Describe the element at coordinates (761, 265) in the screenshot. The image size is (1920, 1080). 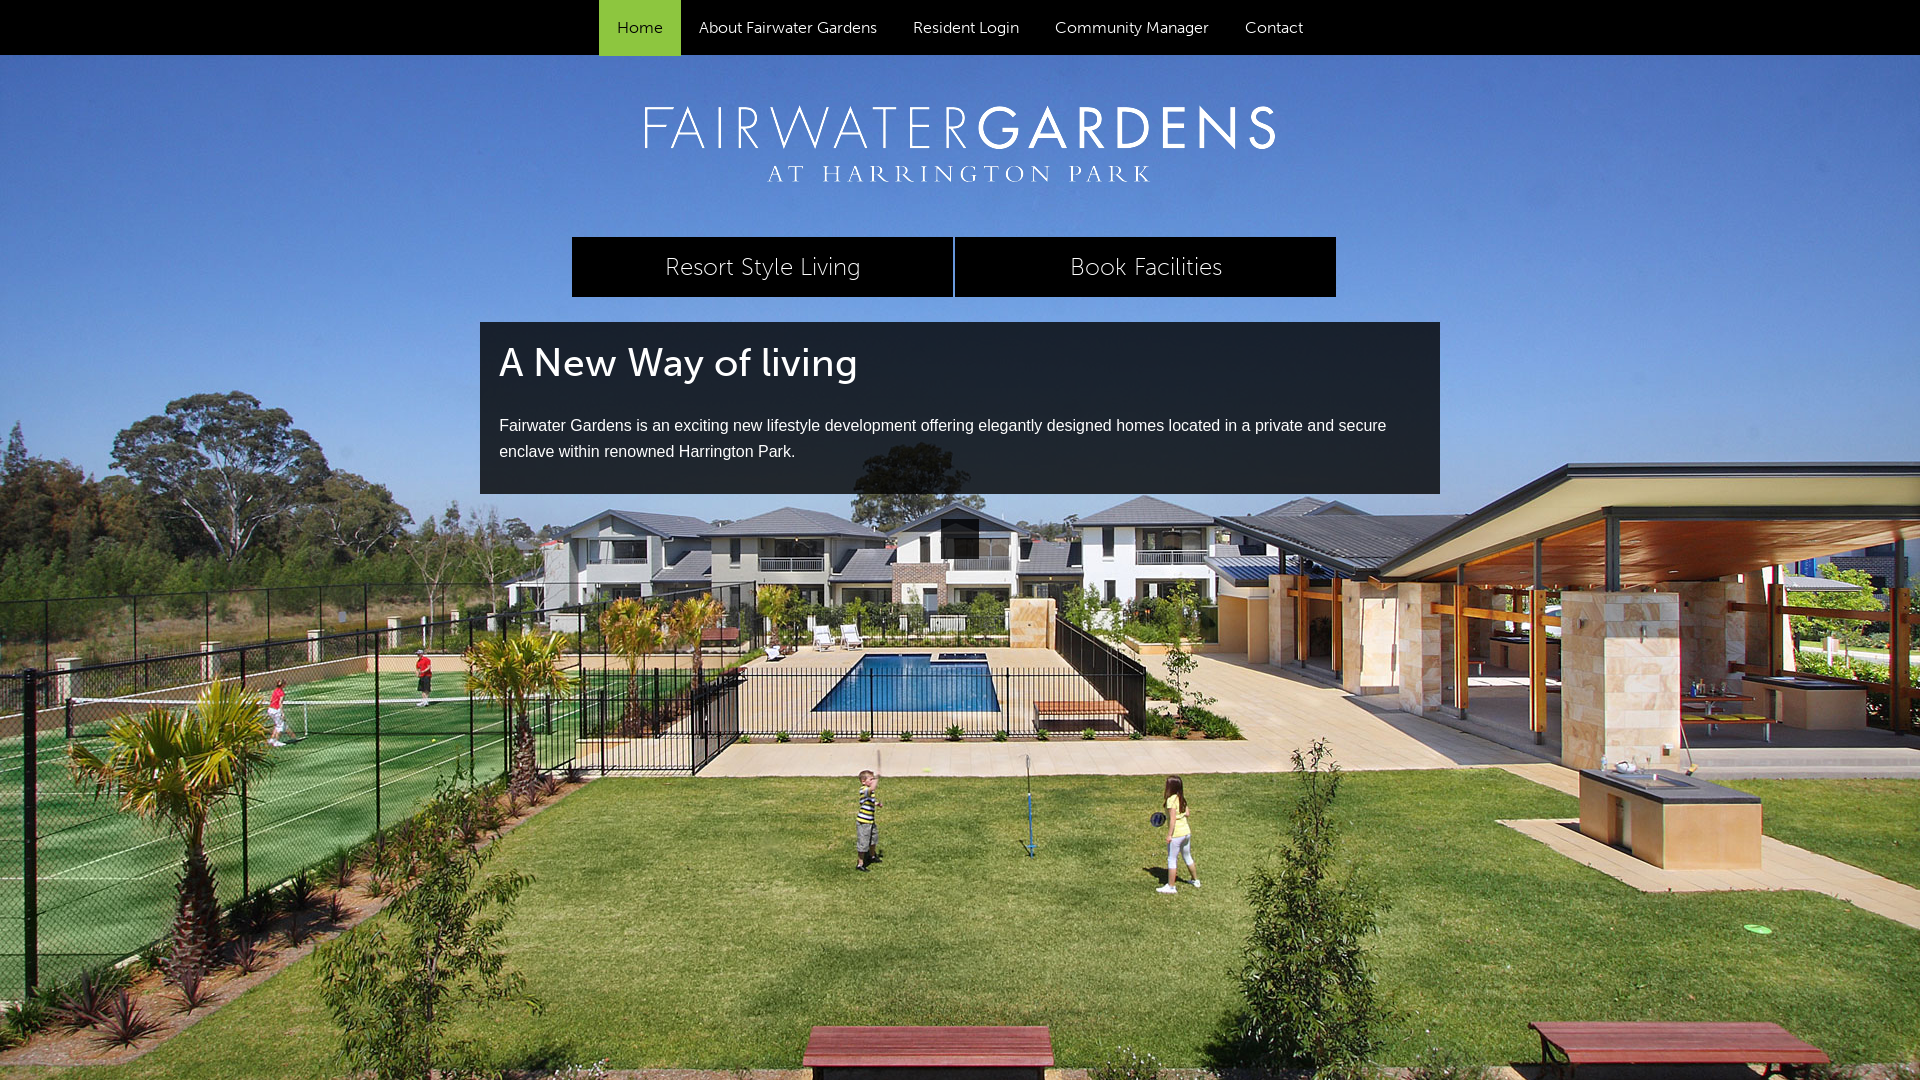
I see `'Resort Style Living'` at that location.